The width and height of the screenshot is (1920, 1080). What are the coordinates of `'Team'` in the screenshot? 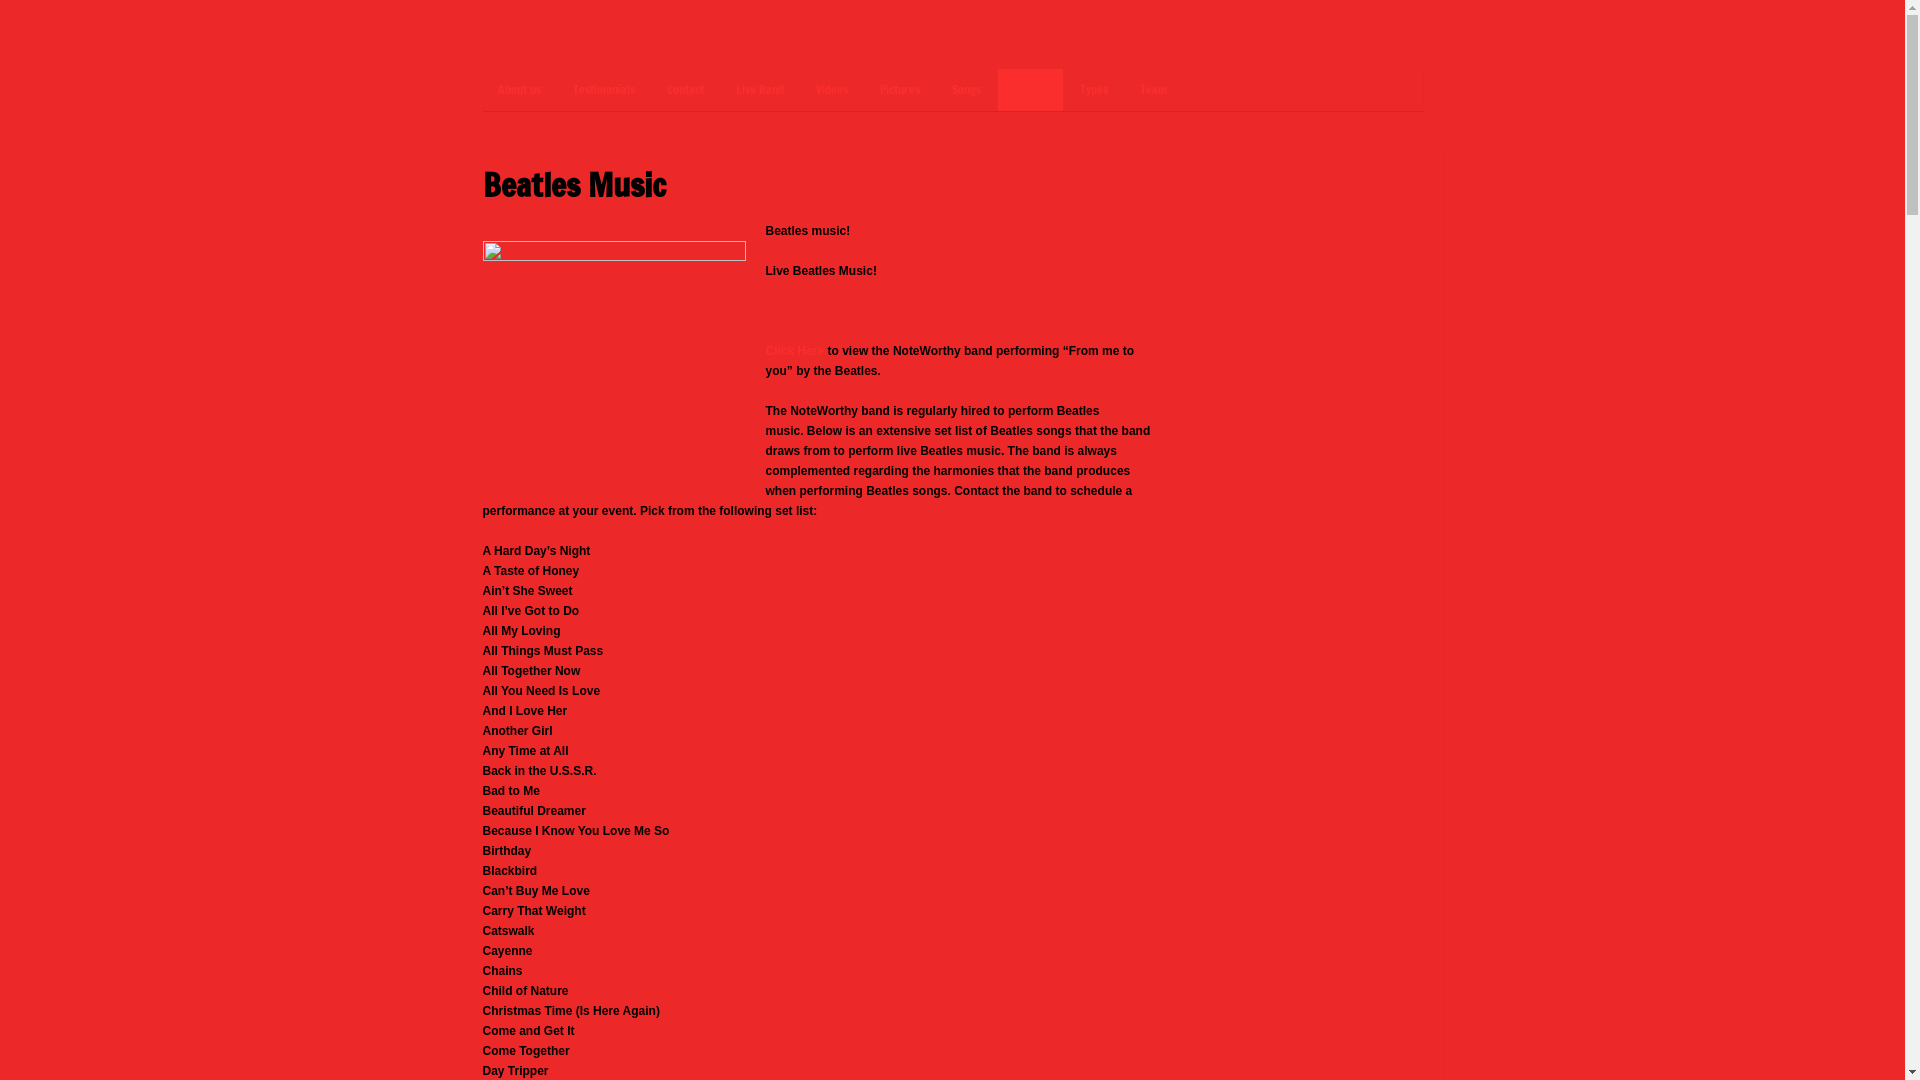 It's located at (1152, 88).